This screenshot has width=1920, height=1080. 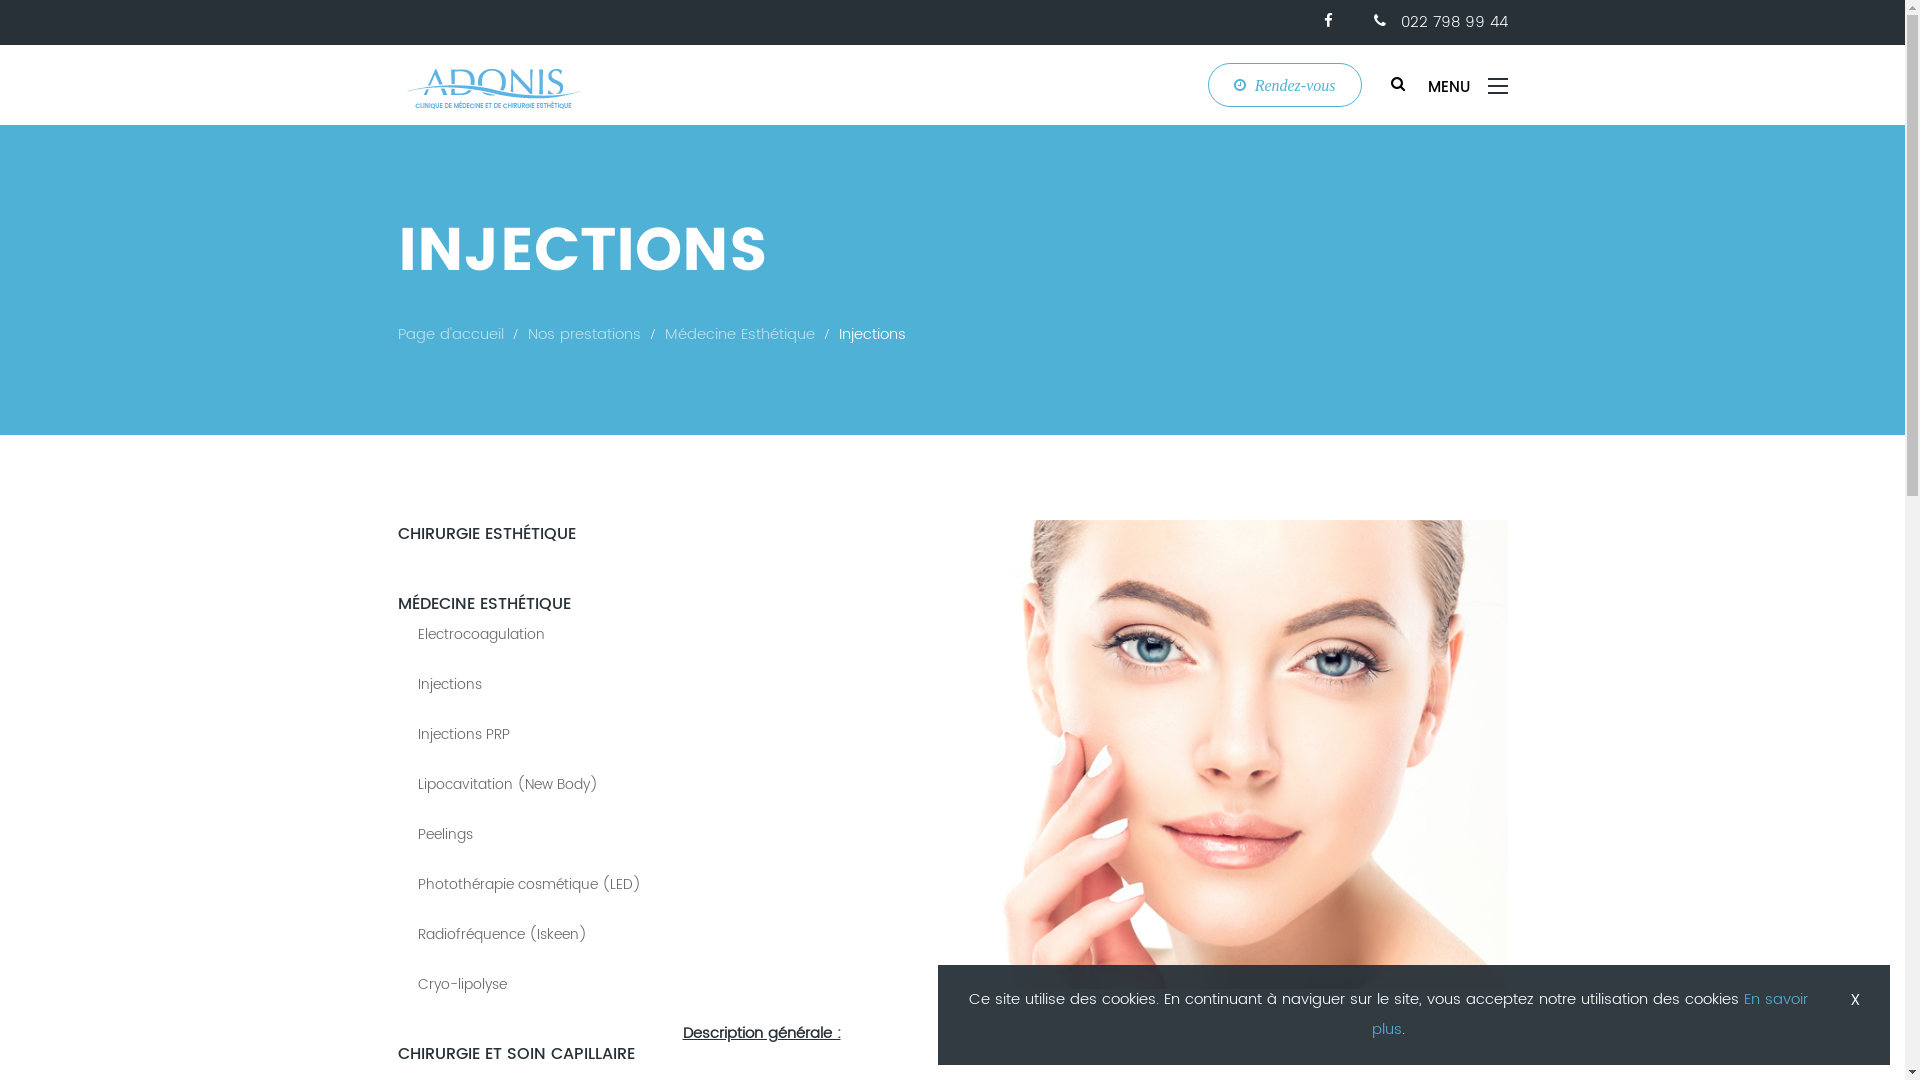 I want to click on 'x', so click(x=1839, y=999).